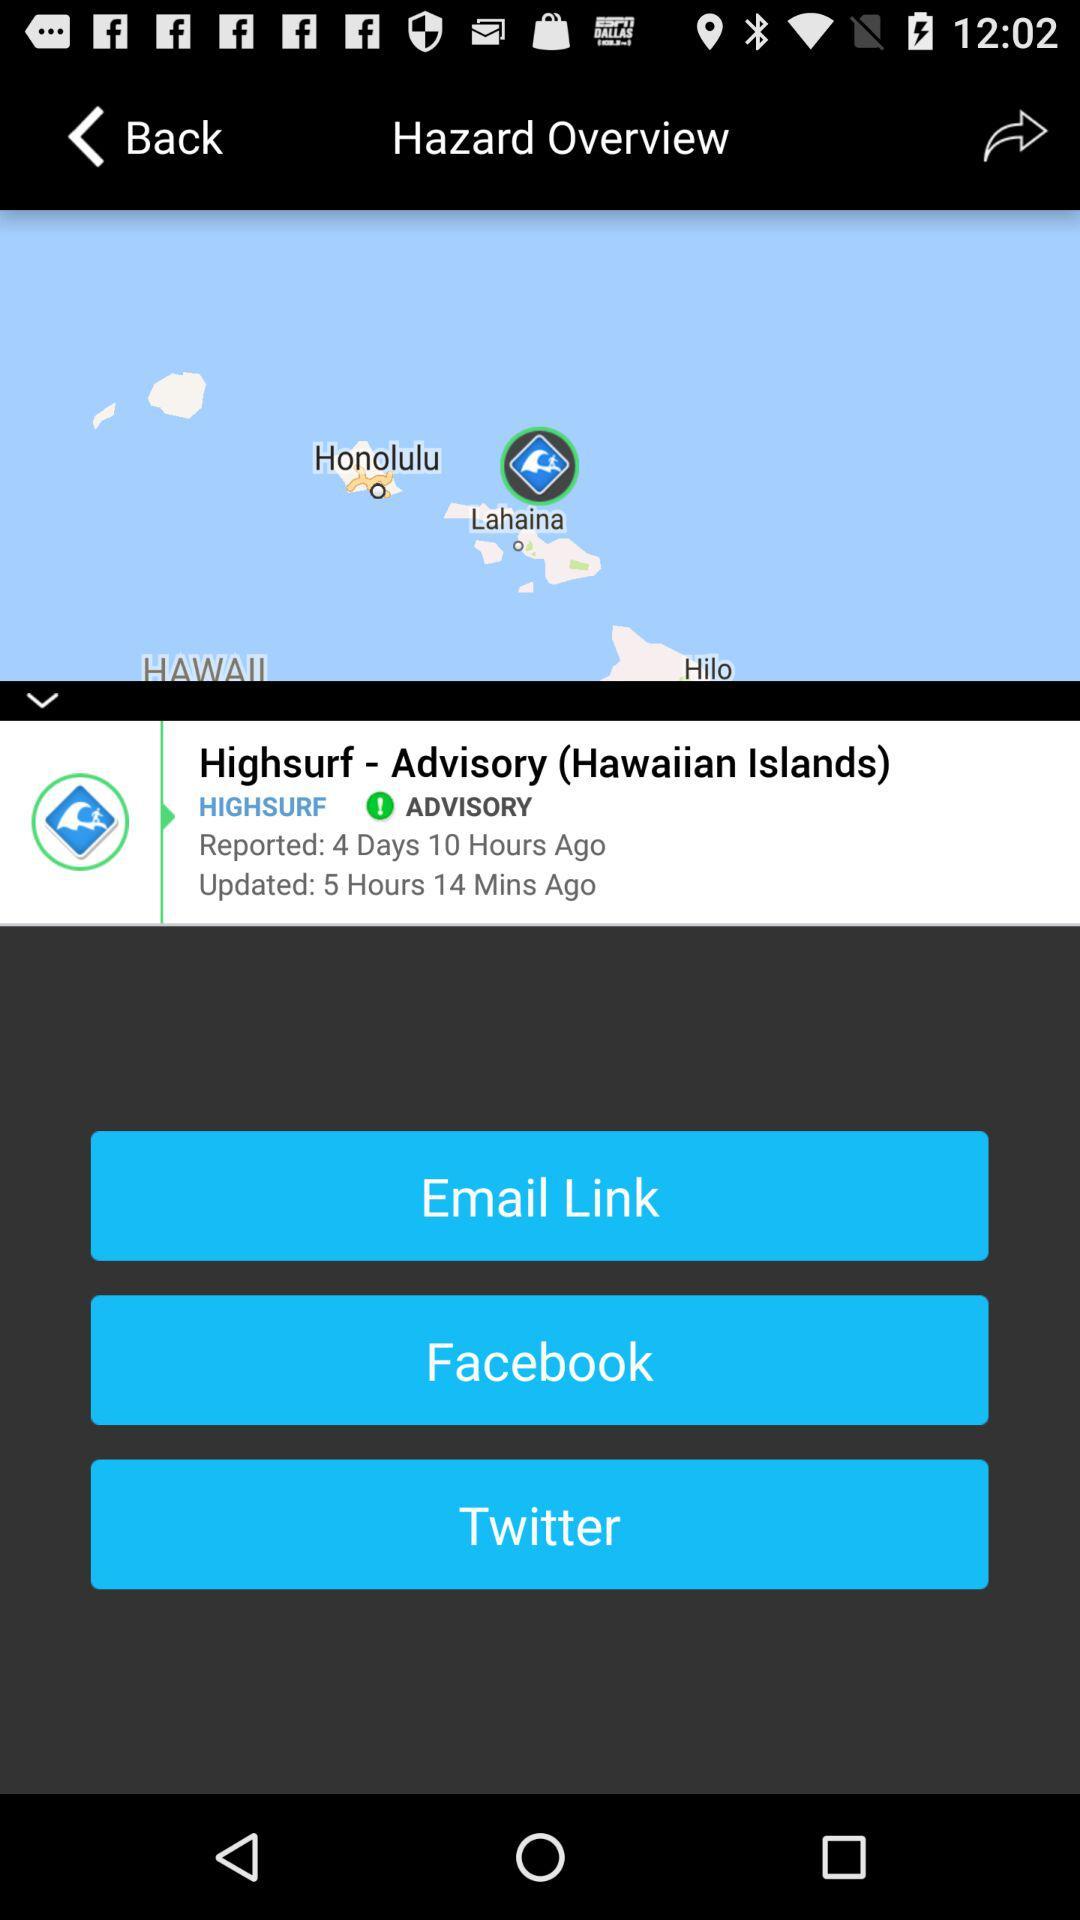 The width and height of the screenshot is (1080, 1920). Describe the element at coordinates (380, 806) in the screenshot. I see `the button on green color icon` at that location.